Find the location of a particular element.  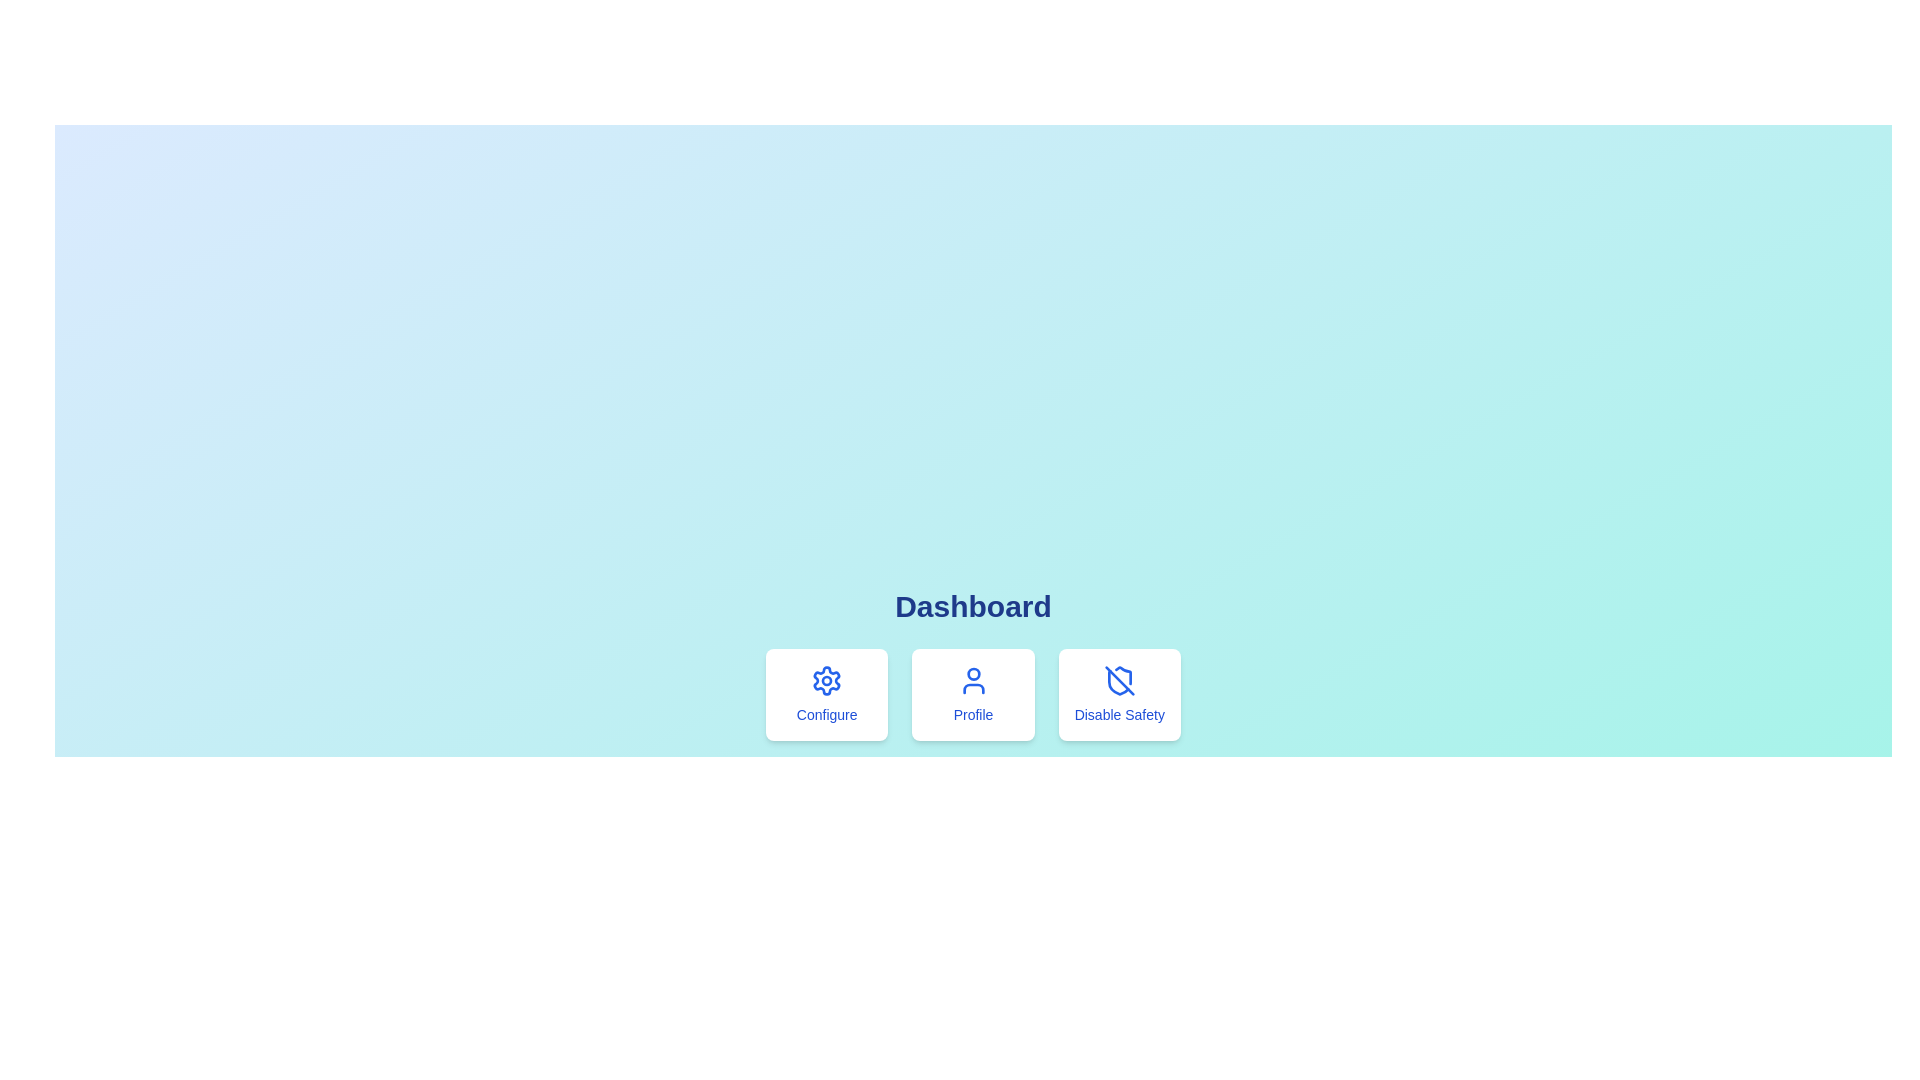

the navigation card located in the center column below the 'Dashboard' heading, flanked by 'Configure' and 'Disable Safety' cards is located at coordinates (973, 693).